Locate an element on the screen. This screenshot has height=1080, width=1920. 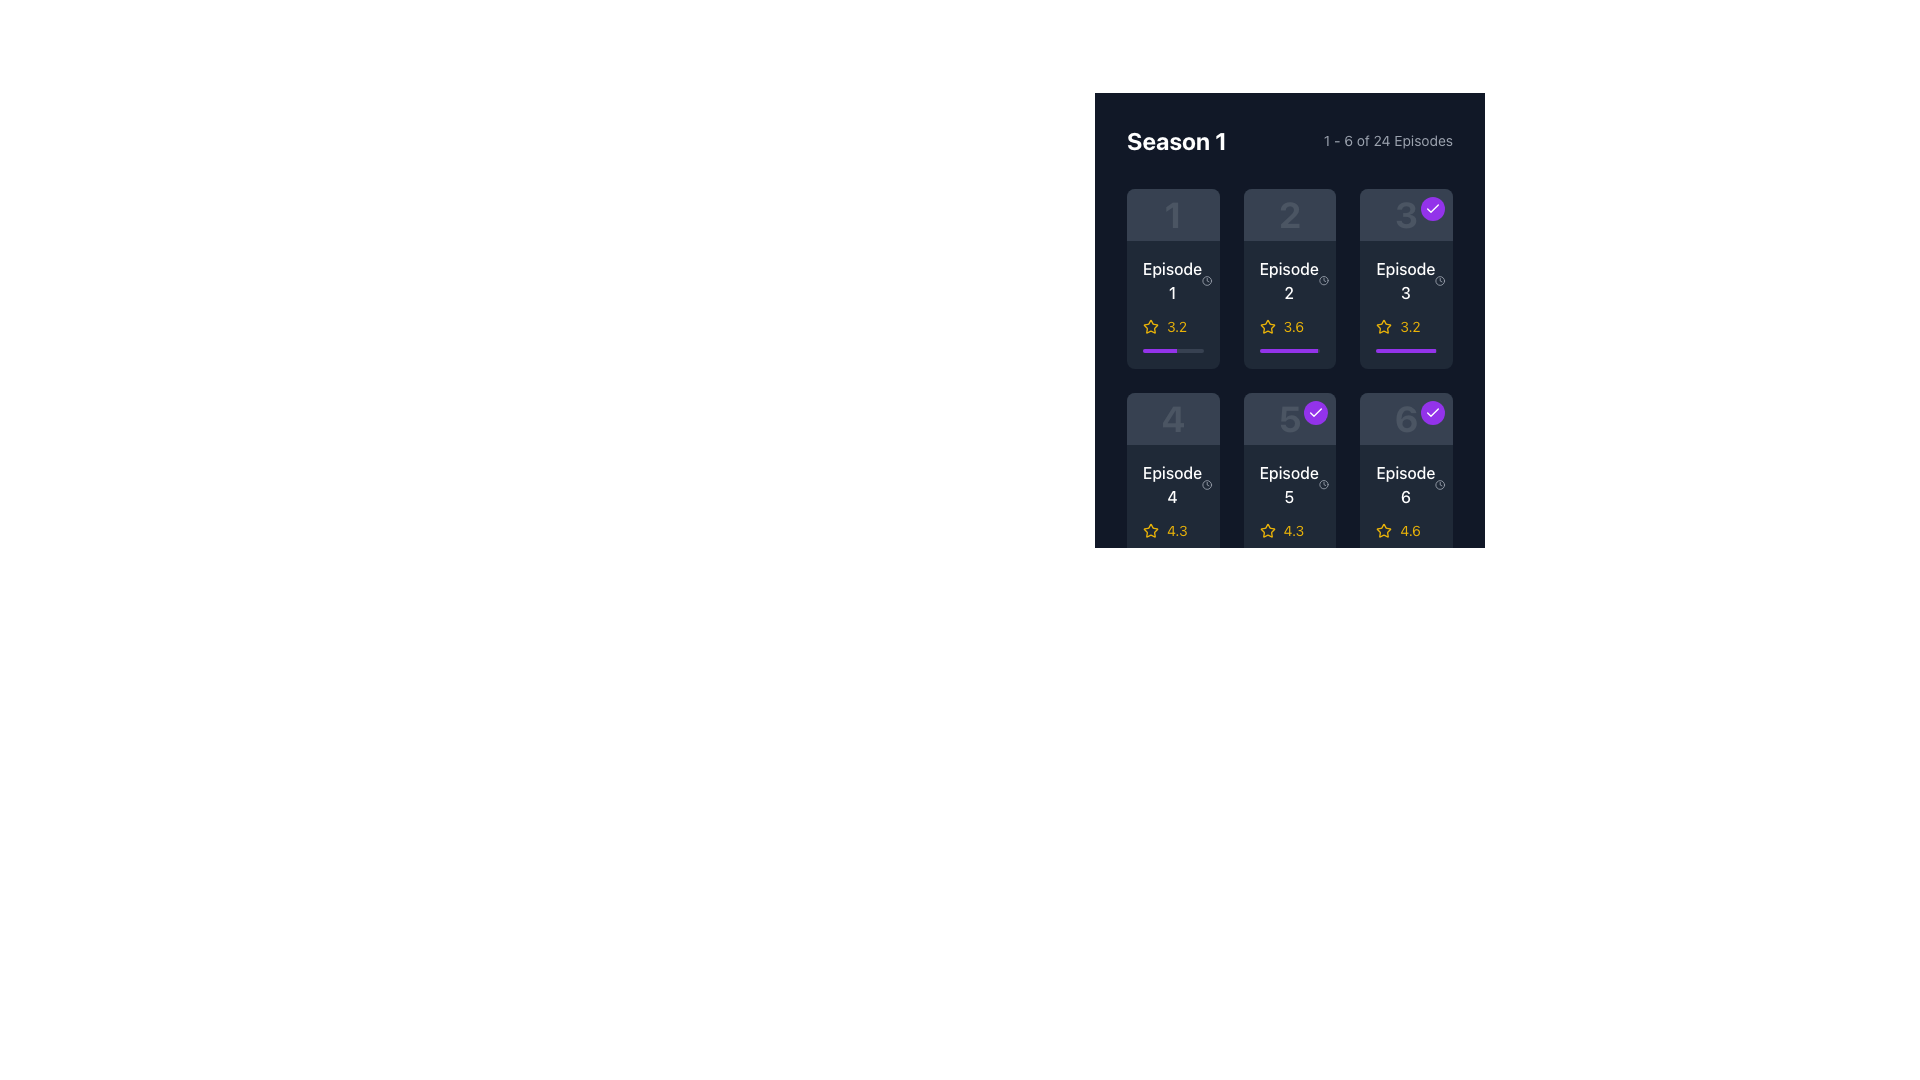
the informational display element representing Episode 4 is located at coordinates (1173, 418).